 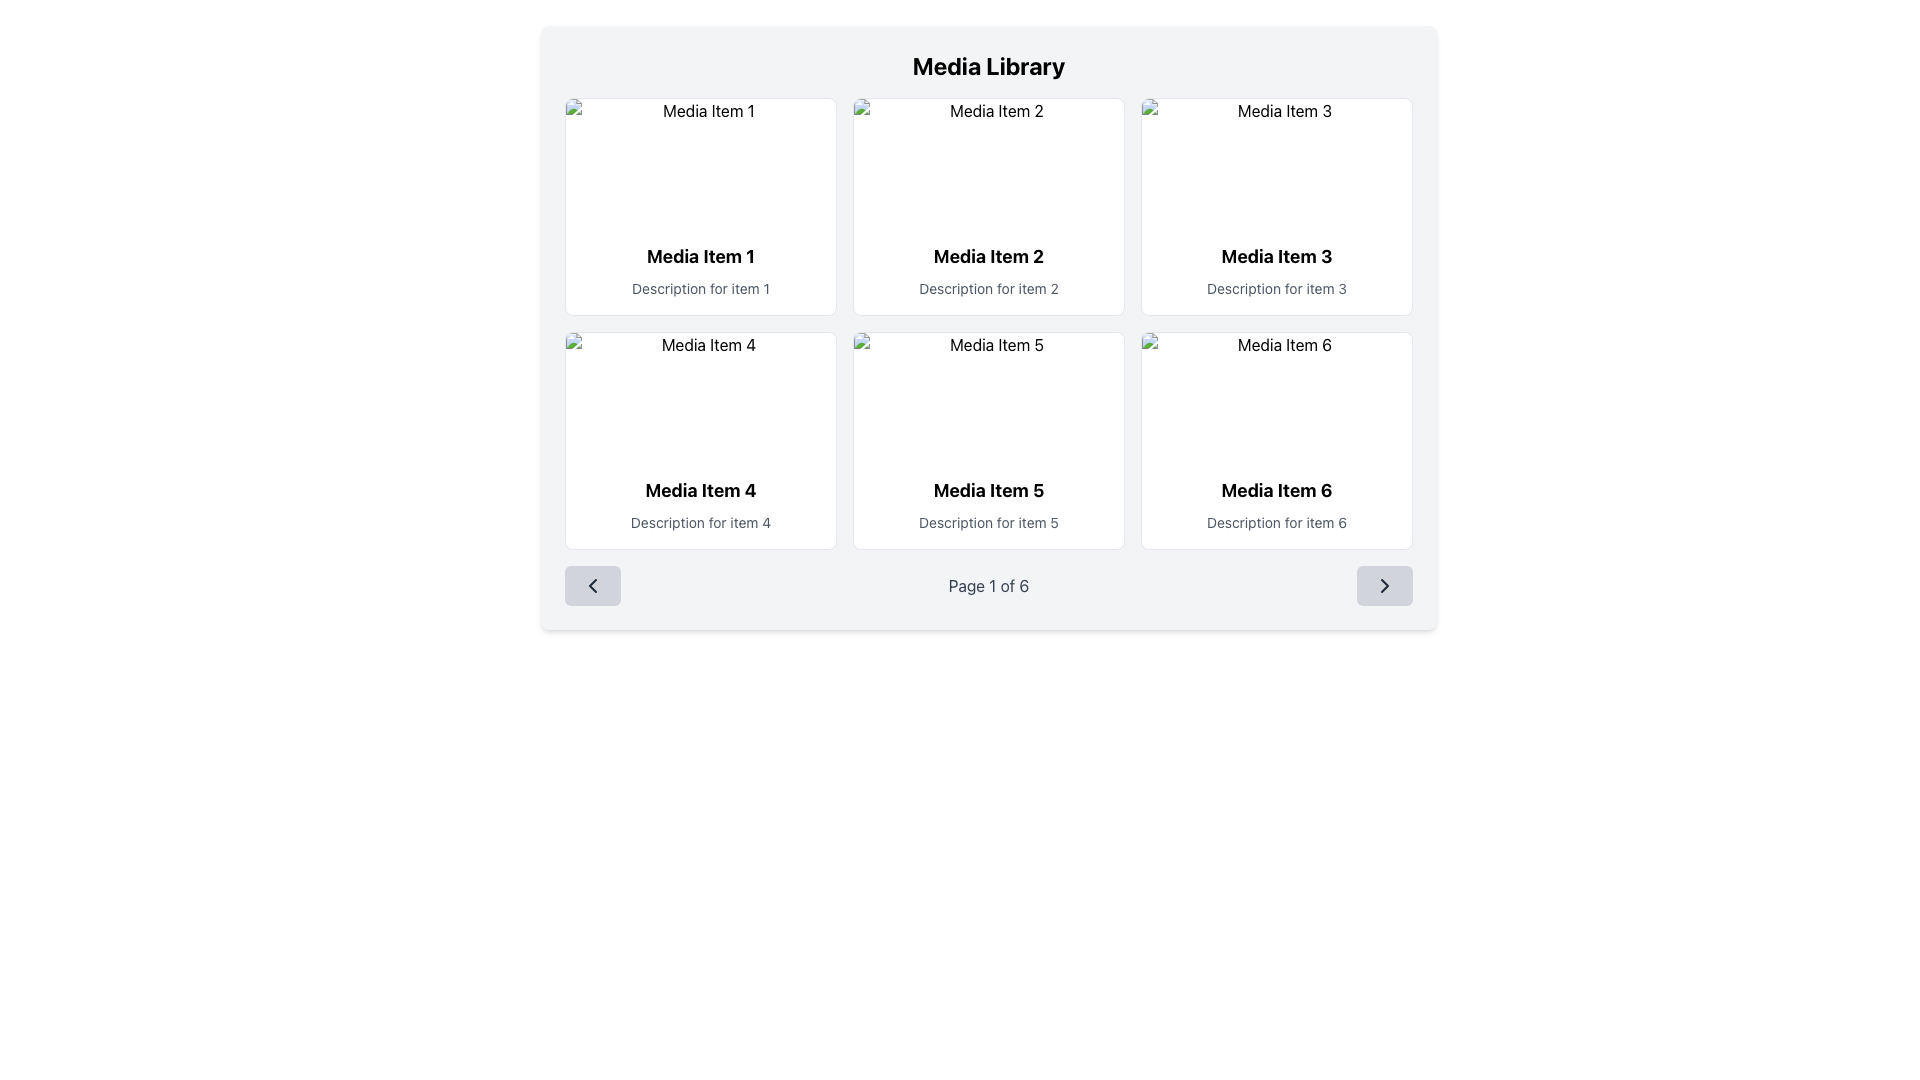 I want to click on the thumbnail for 'Media Item 4', so click(x=700, y=397).